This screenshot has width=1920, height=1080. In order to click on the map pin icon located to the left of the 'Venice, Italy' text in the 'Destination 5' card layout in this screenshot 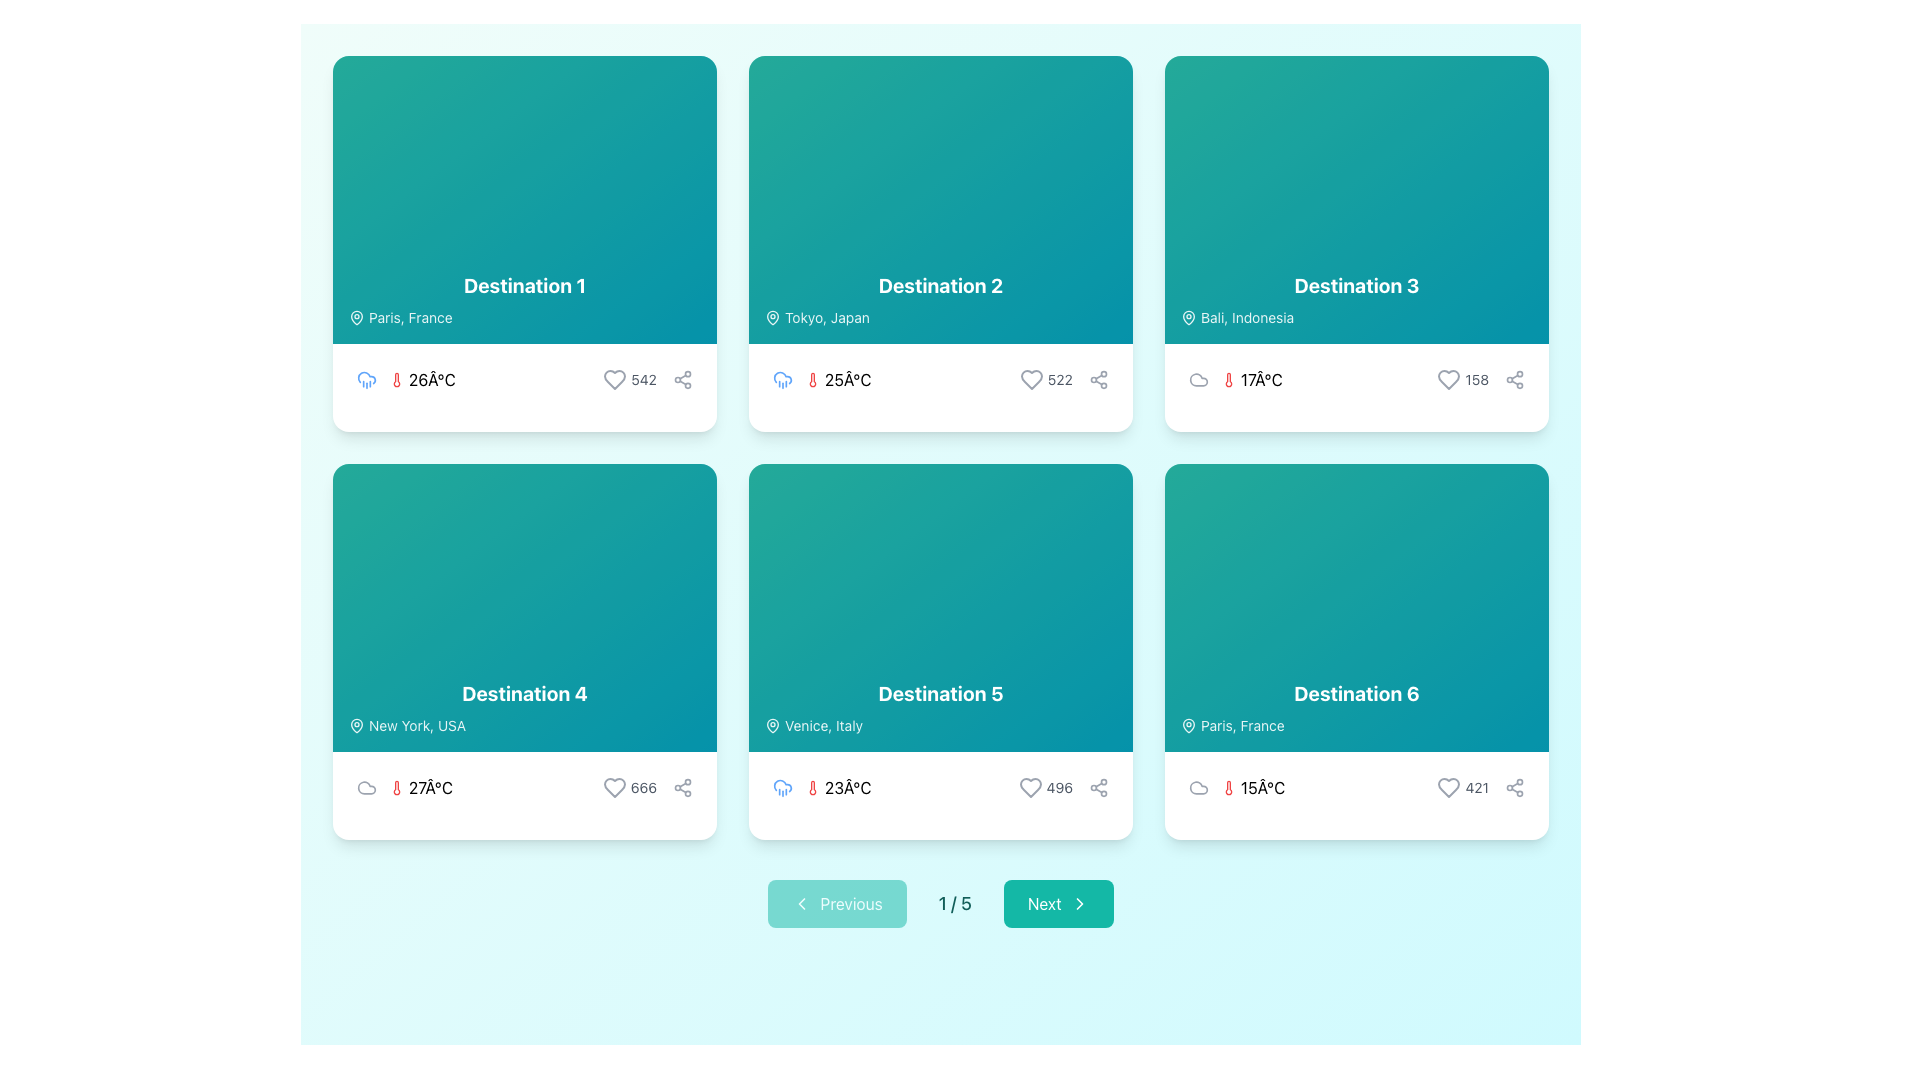, I will do `click(771, 725)`.